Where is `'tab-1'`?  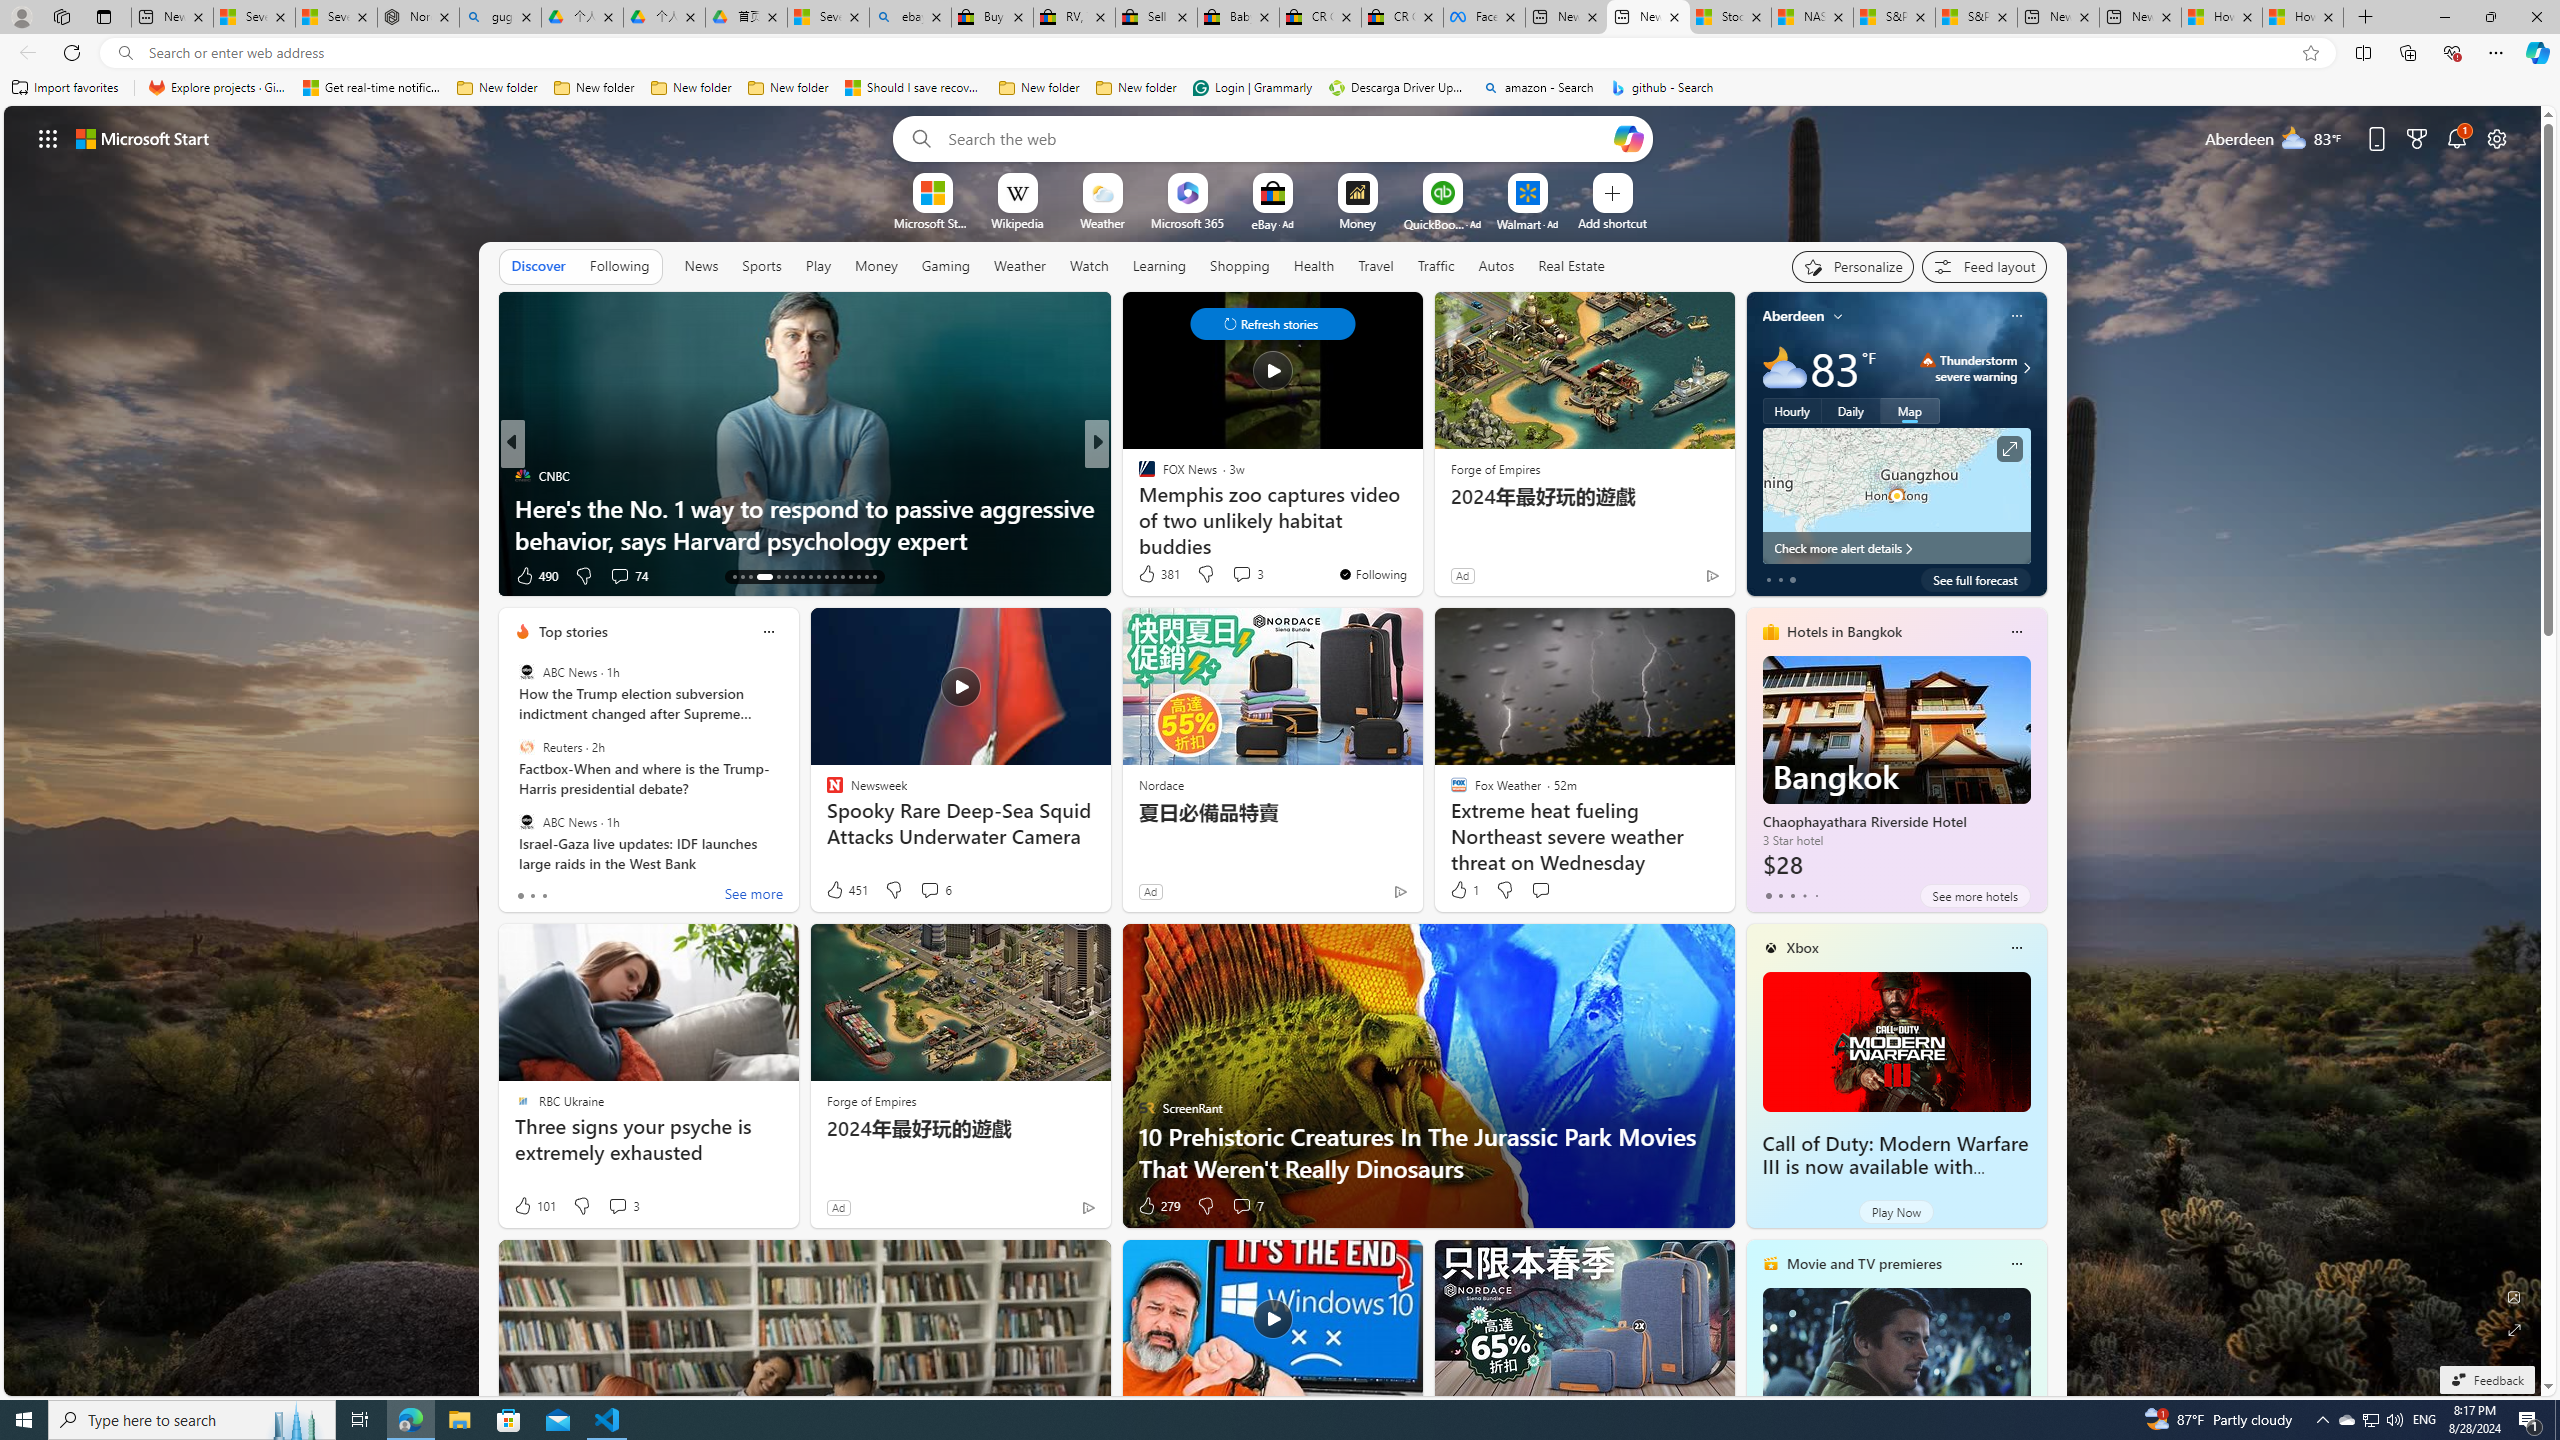 'tab-1' is located at coordinates (1780, 895).